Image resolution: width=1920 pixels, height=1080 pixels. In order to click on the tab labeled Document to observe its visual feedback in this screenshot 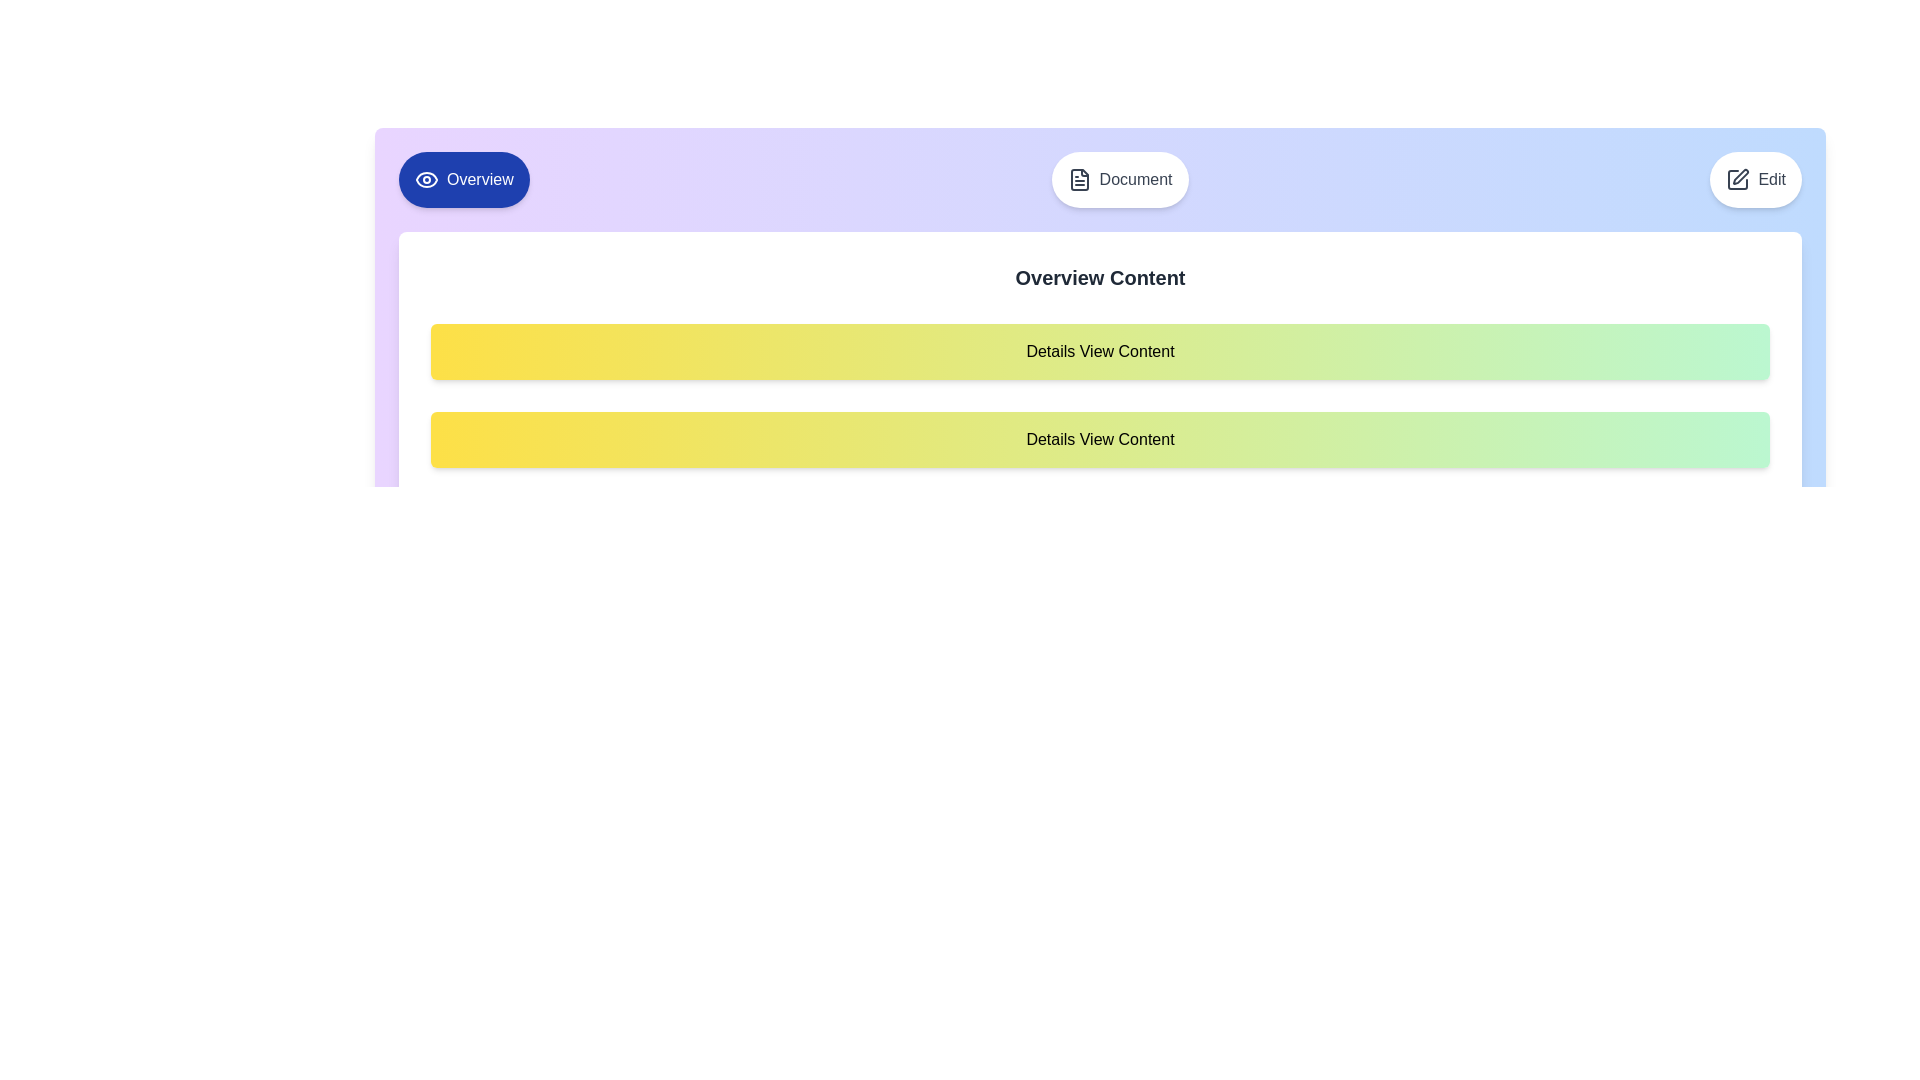, I will do `click(1118, 180)`.